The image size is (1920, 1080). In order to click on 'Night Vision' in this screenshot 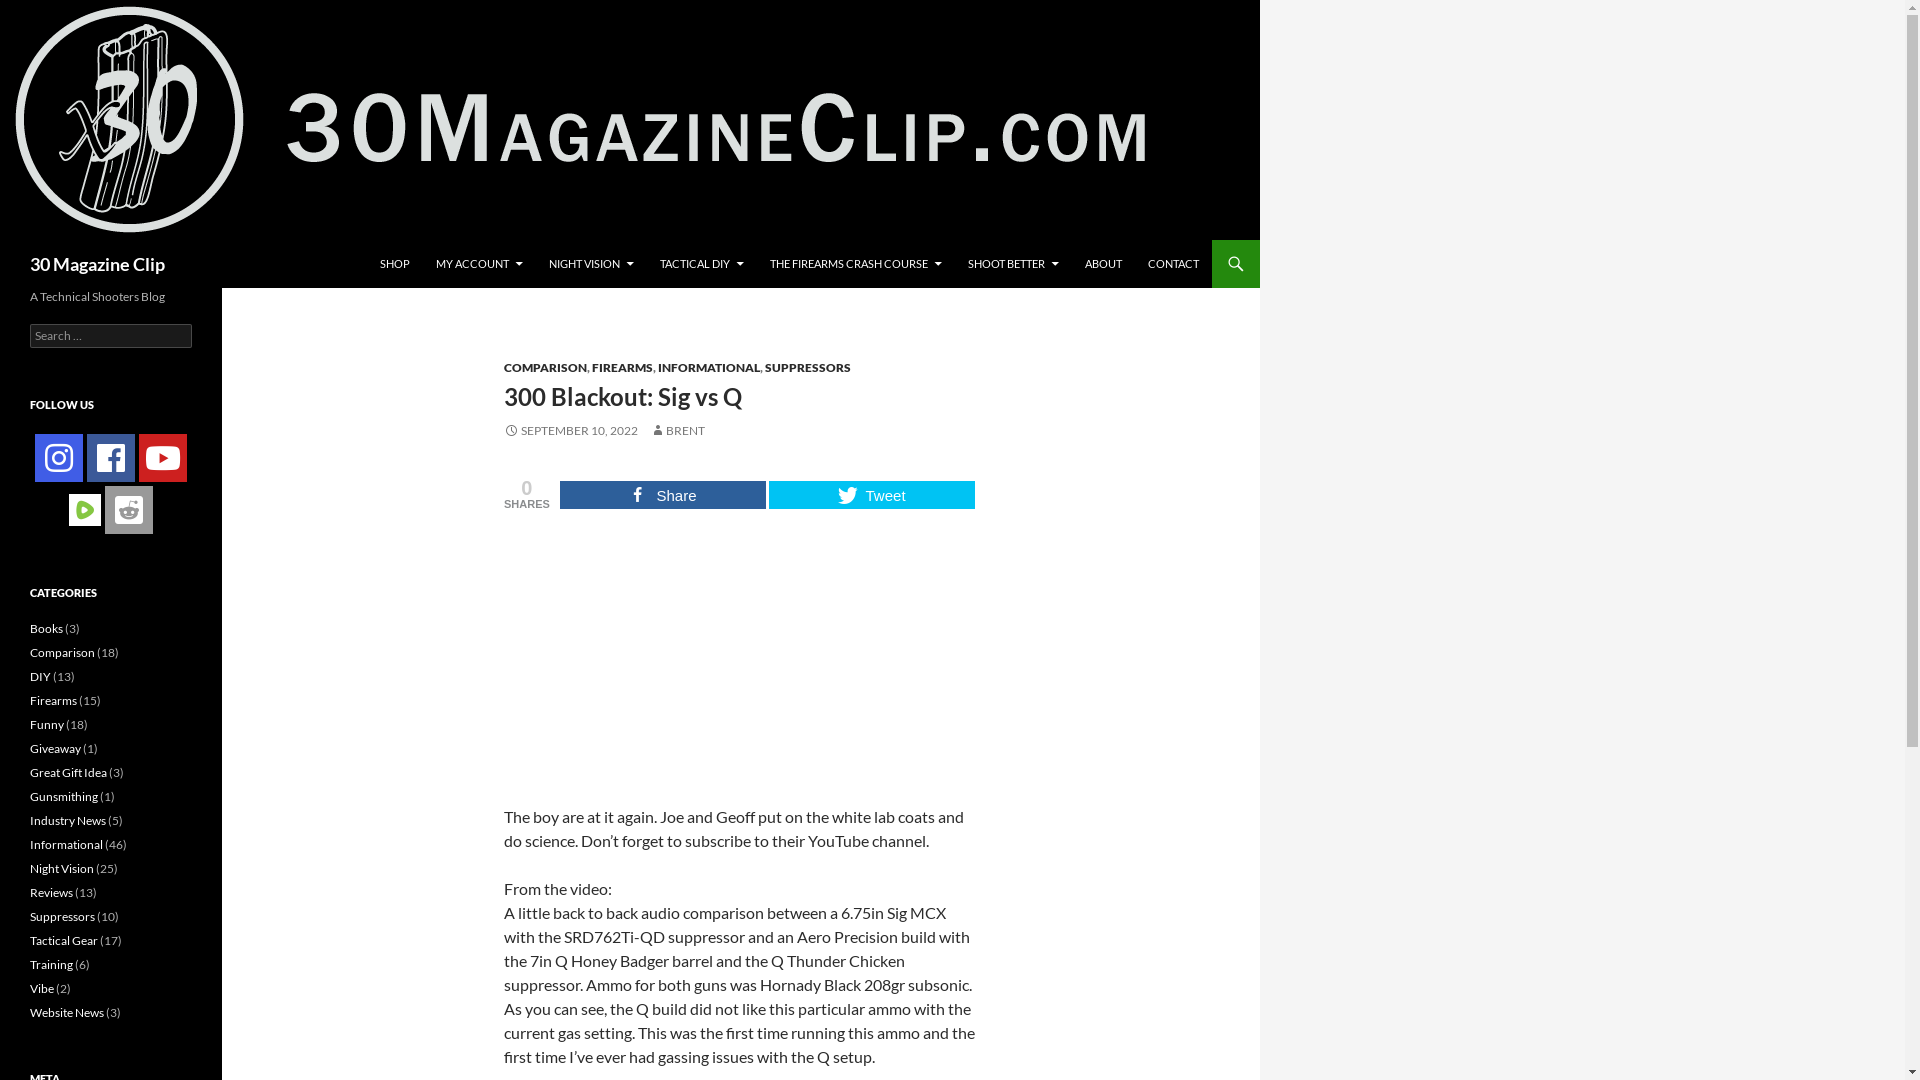, I will do `click(62, 867)`.